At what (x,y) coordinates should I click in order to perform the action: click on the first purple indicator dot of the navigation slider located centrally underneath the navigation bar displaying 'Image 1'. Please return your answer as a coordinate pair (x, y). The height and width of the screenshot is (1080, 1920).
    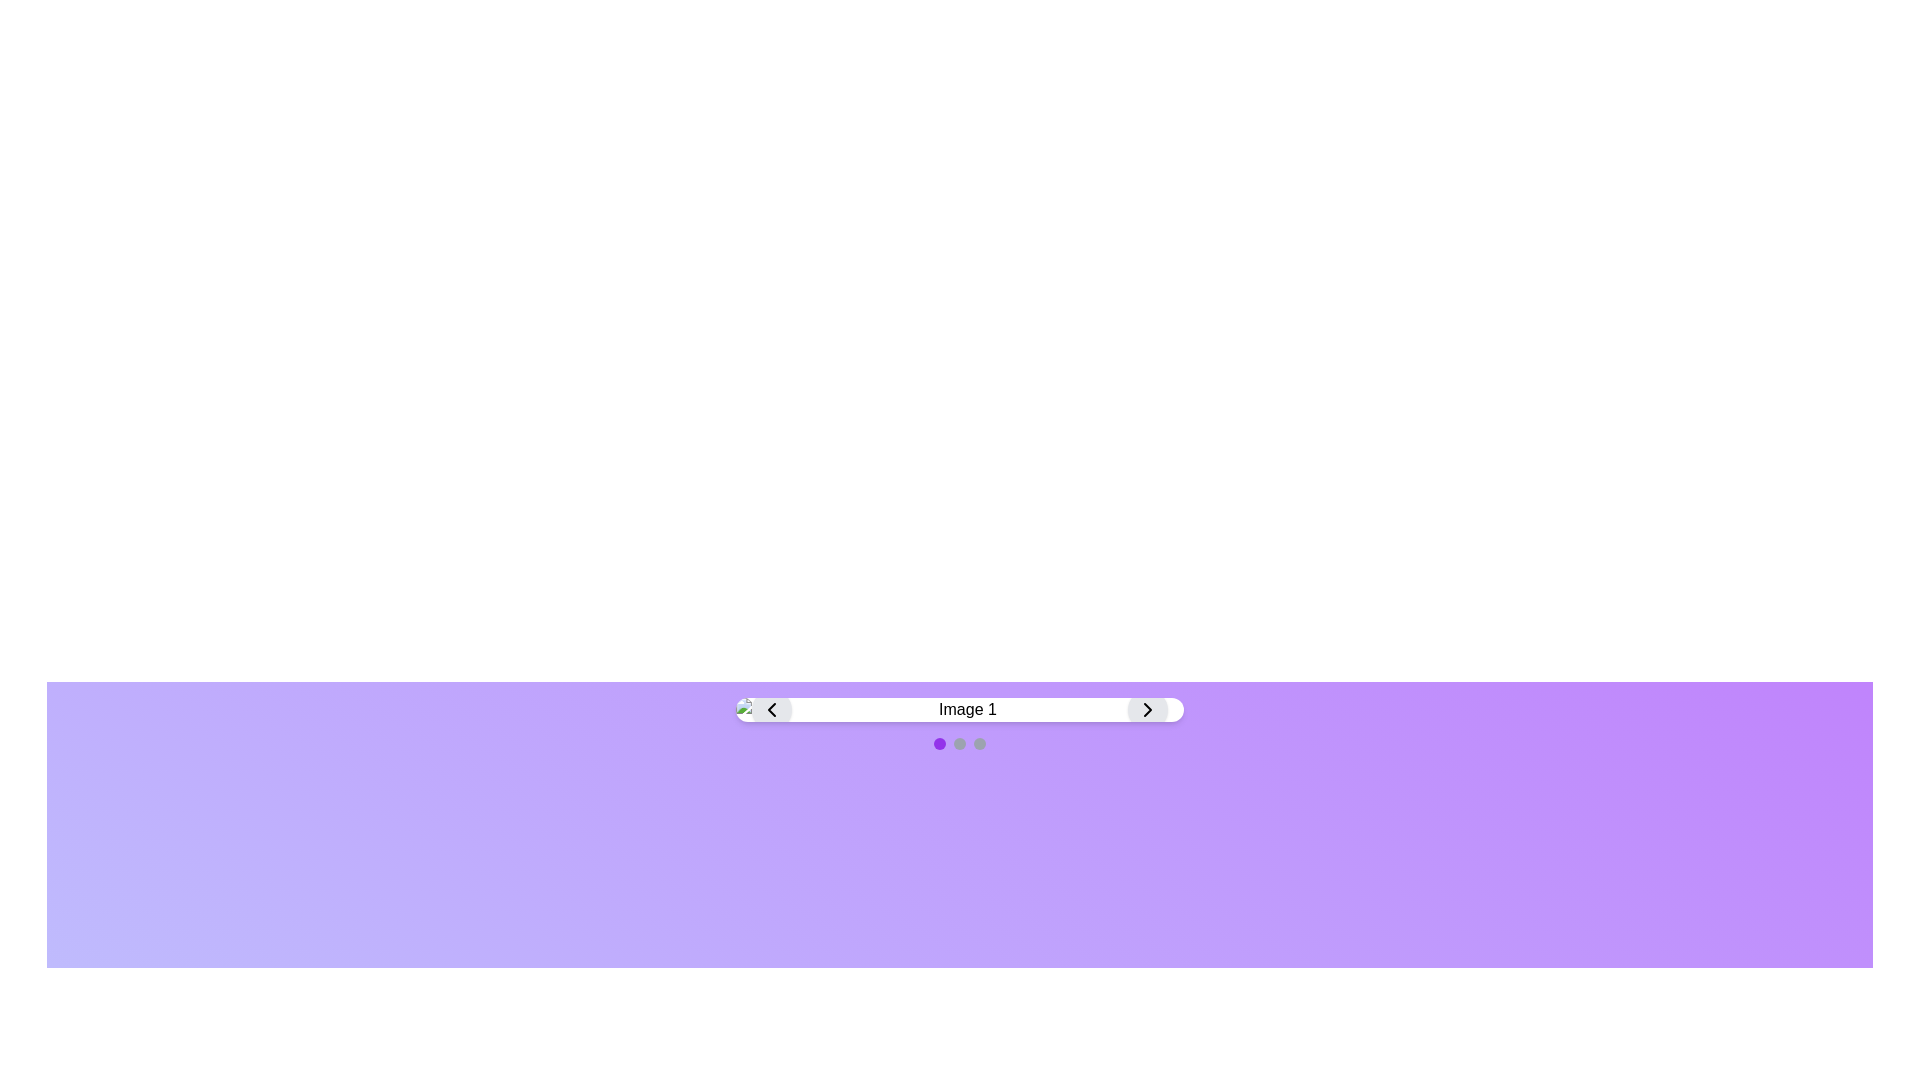
    Looking at the image, I should click on (939, 744).